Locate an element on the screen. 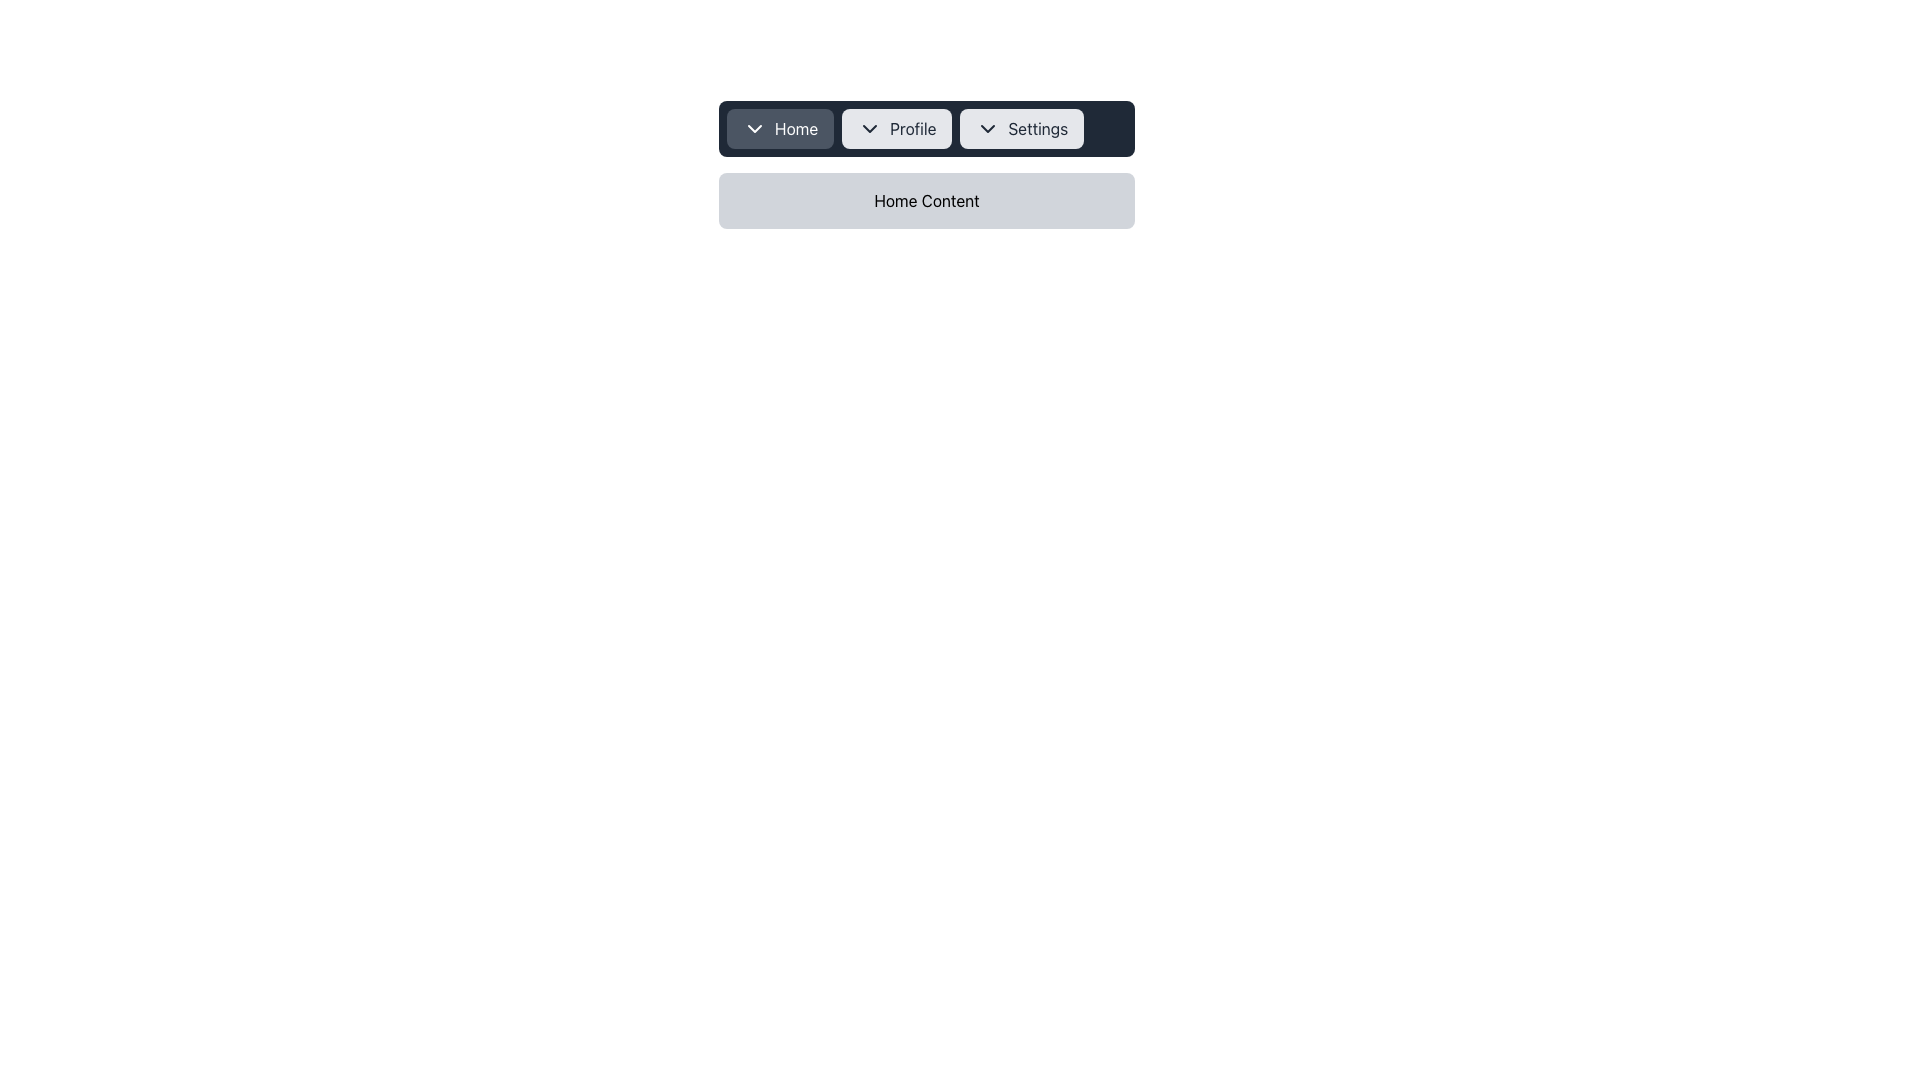  the second button in the horizontal row, located between 'Home' and 'Settings' is located at coordinates (896, 128).